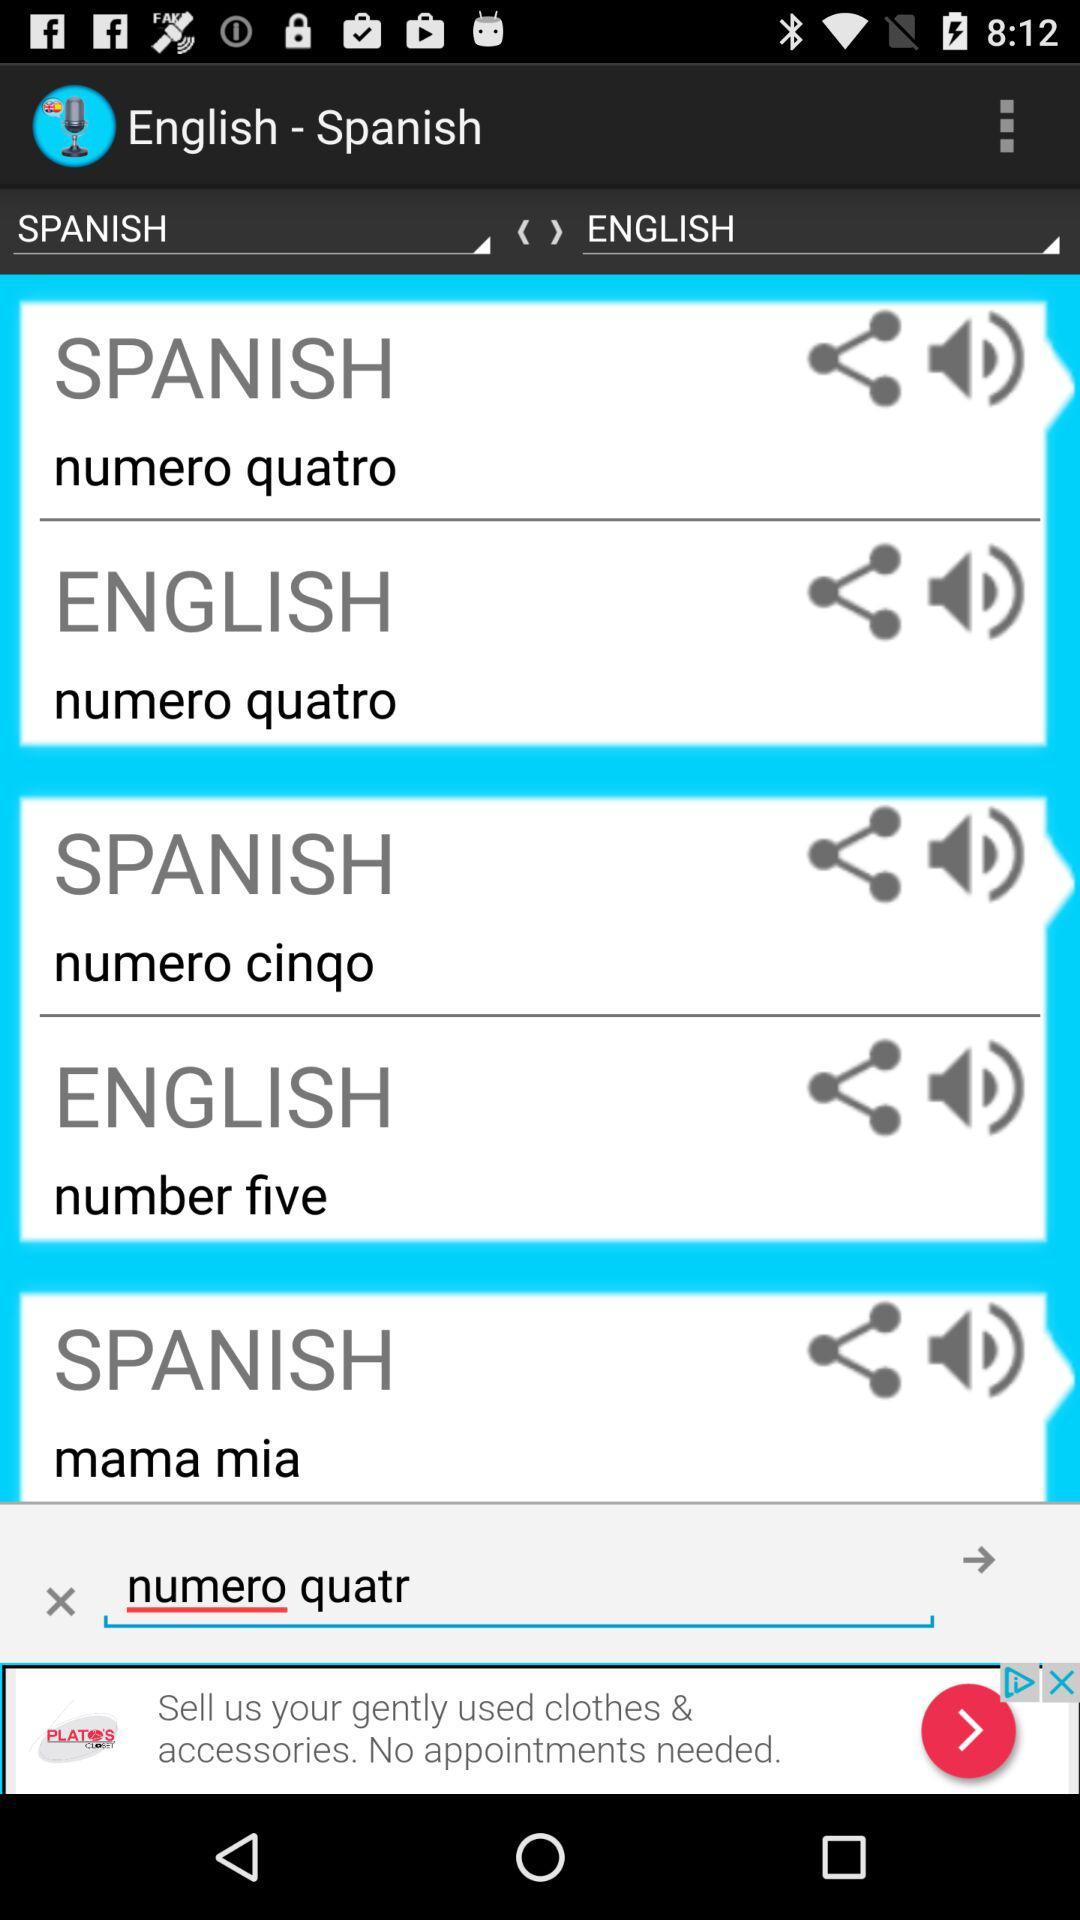  What do you see at coordinates (853, 1086) in the screenshot?
I see `click here to share` at bounding box center [853, 1086].